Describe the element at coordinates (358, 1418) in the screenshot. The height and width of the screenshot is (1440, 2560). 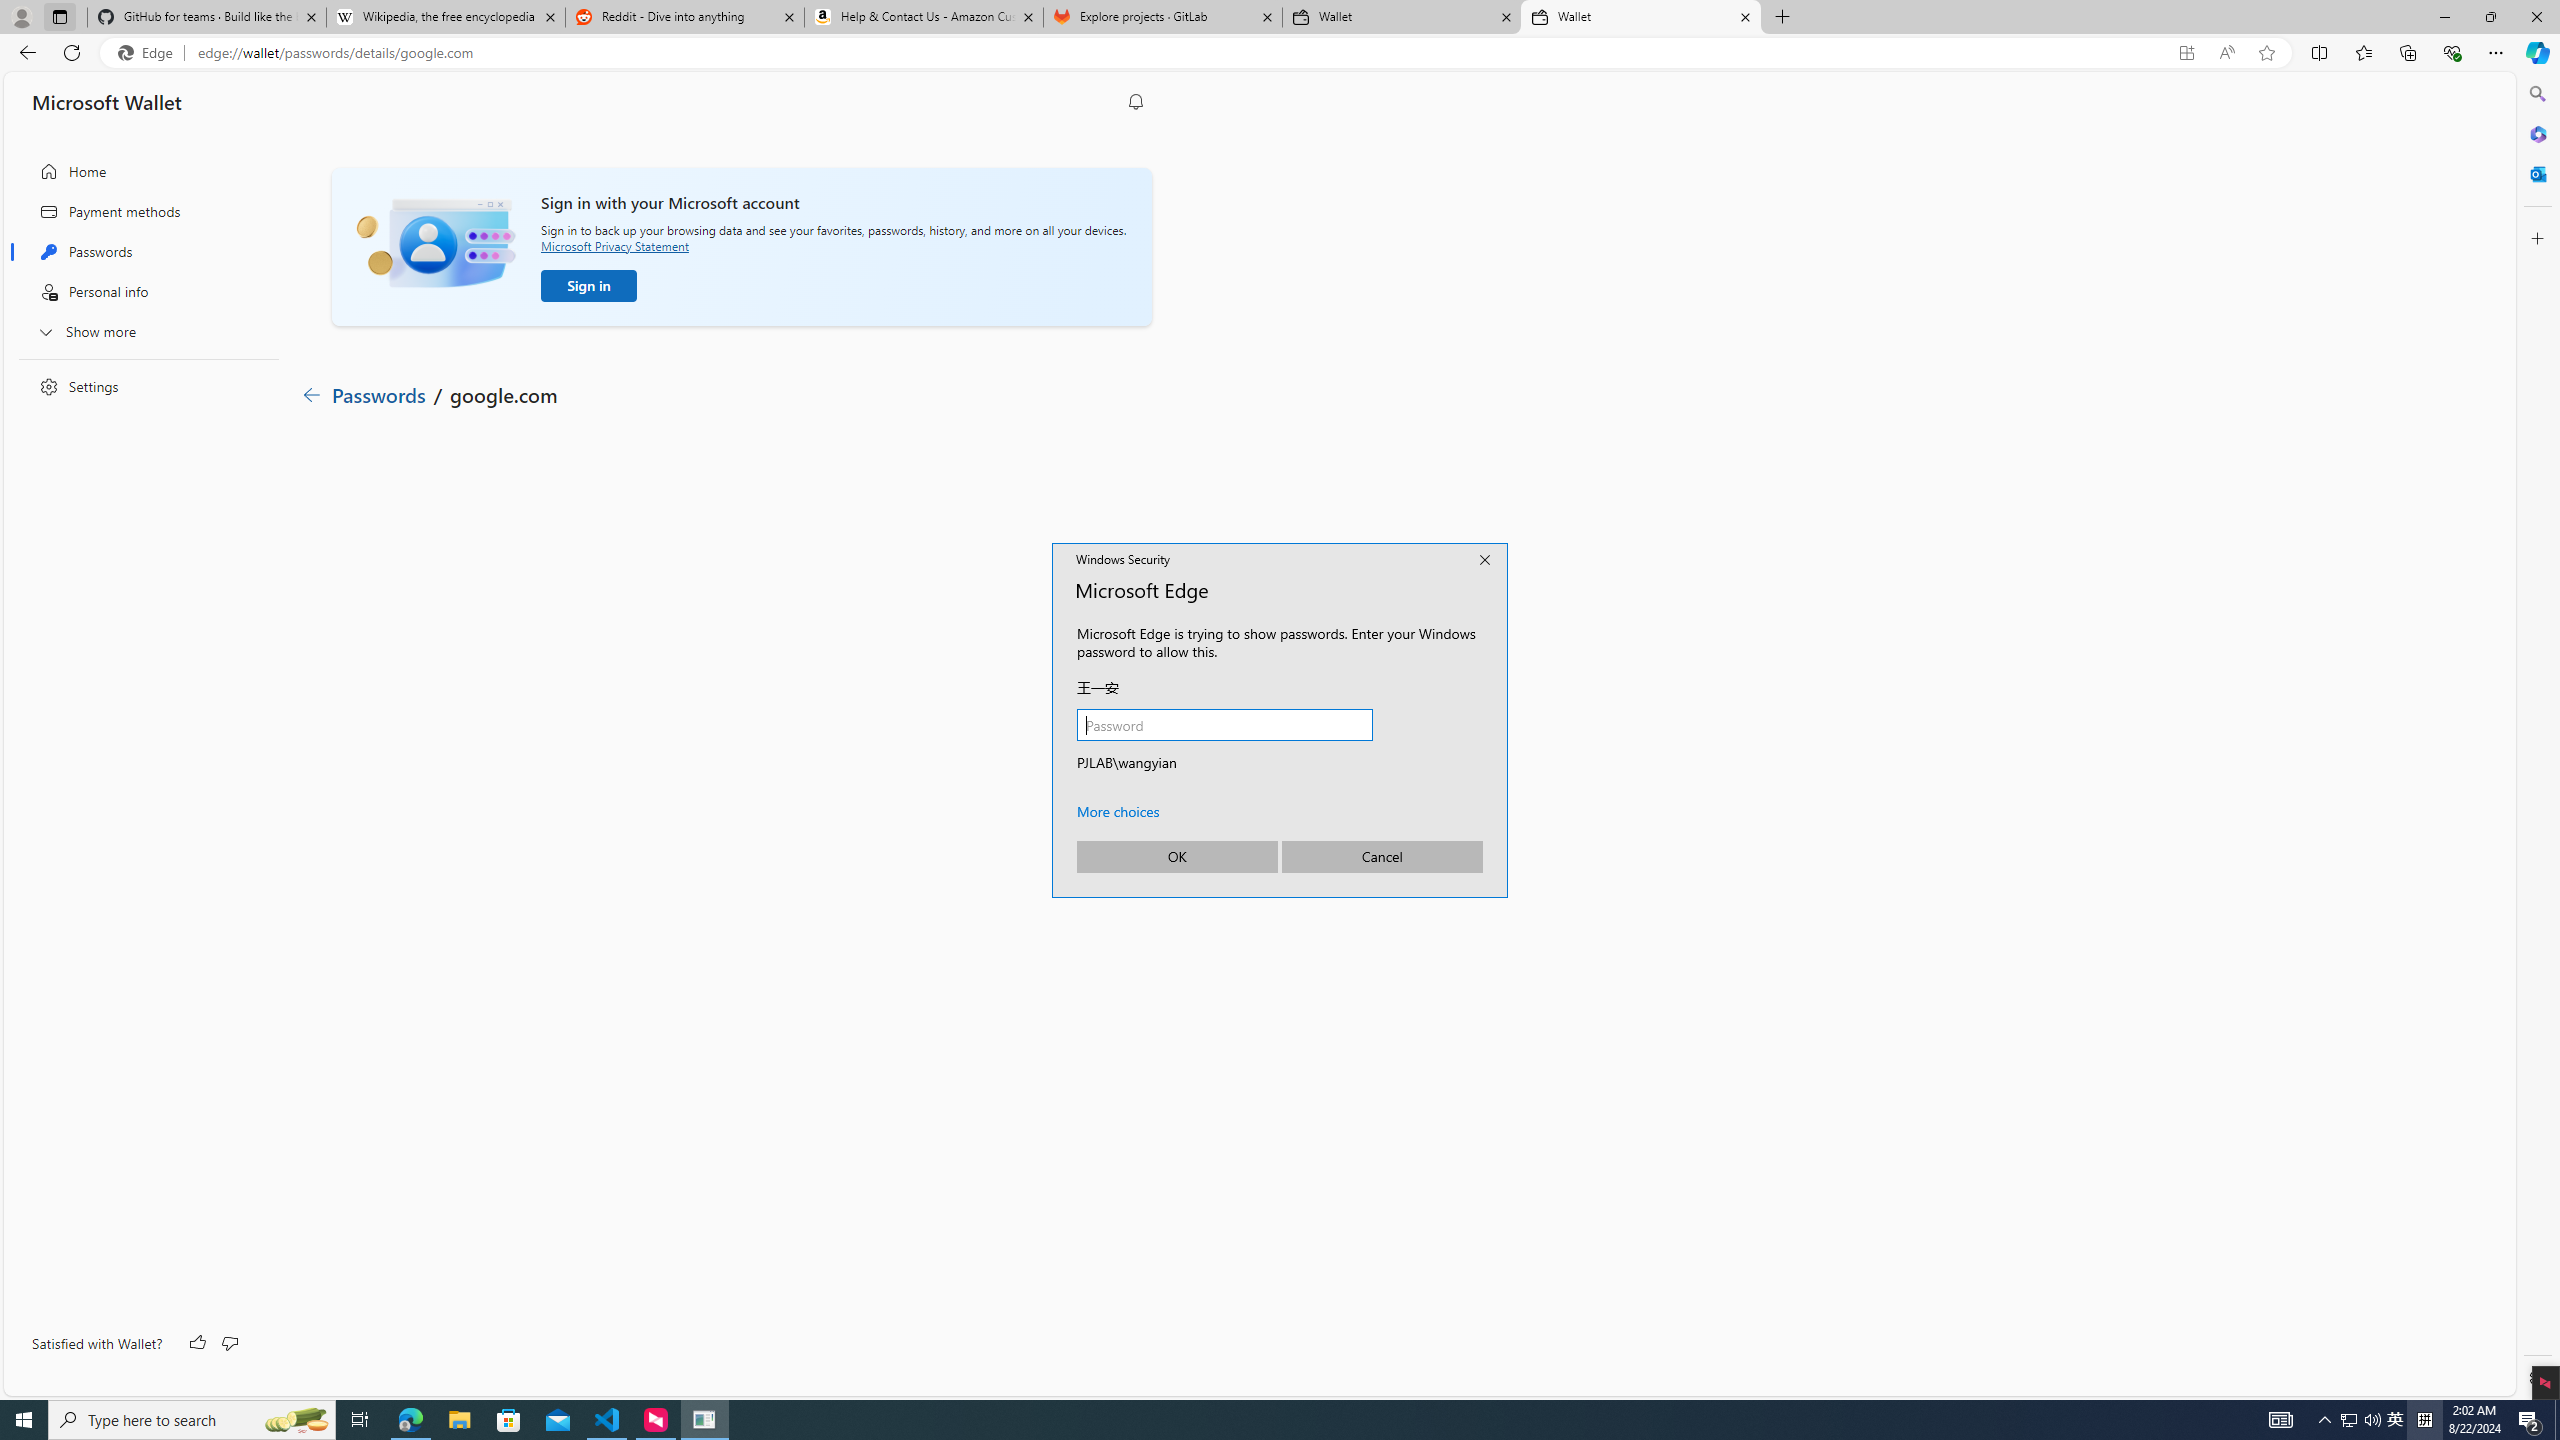
I see `'Task View'` at that location.